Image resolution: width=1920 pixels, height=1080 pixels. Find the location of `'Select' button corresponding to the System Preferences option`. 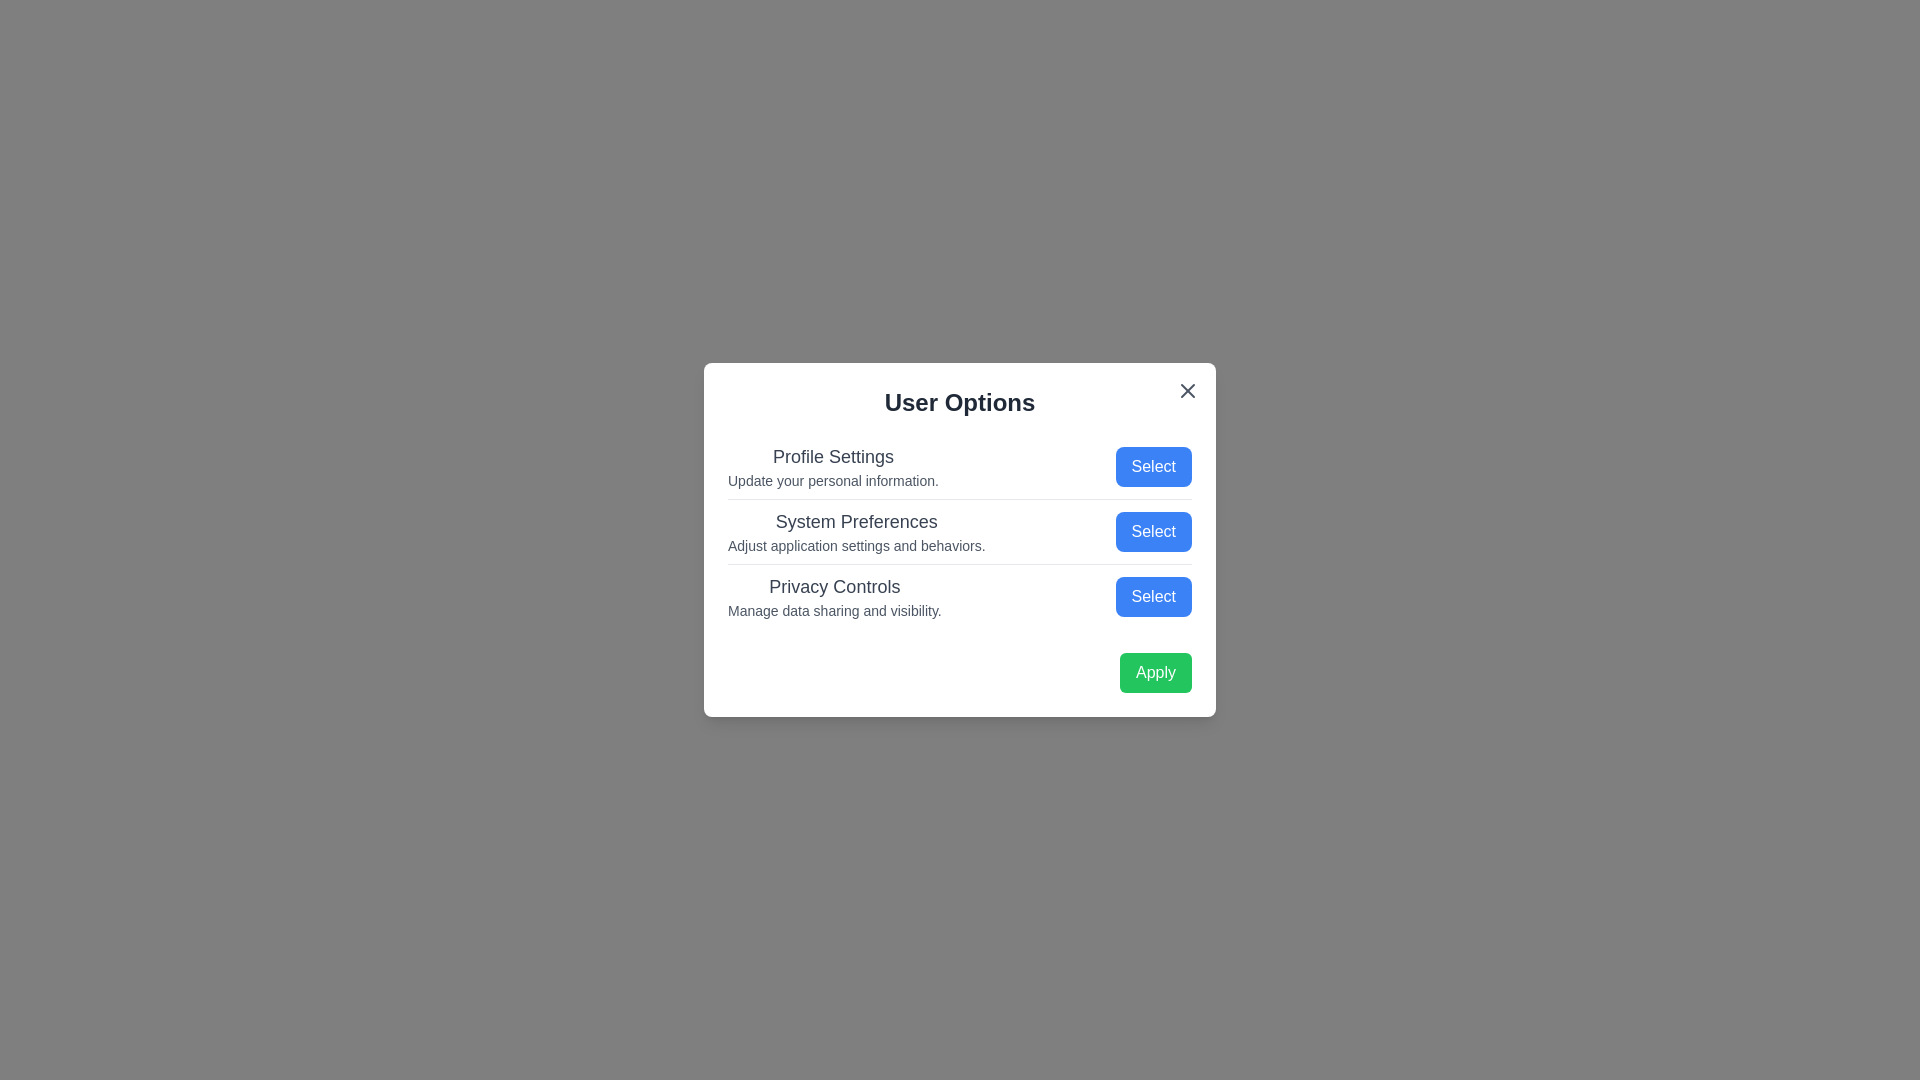

'Select' button corresponding to the System Preferences option is located at coordinates (1153, 531).